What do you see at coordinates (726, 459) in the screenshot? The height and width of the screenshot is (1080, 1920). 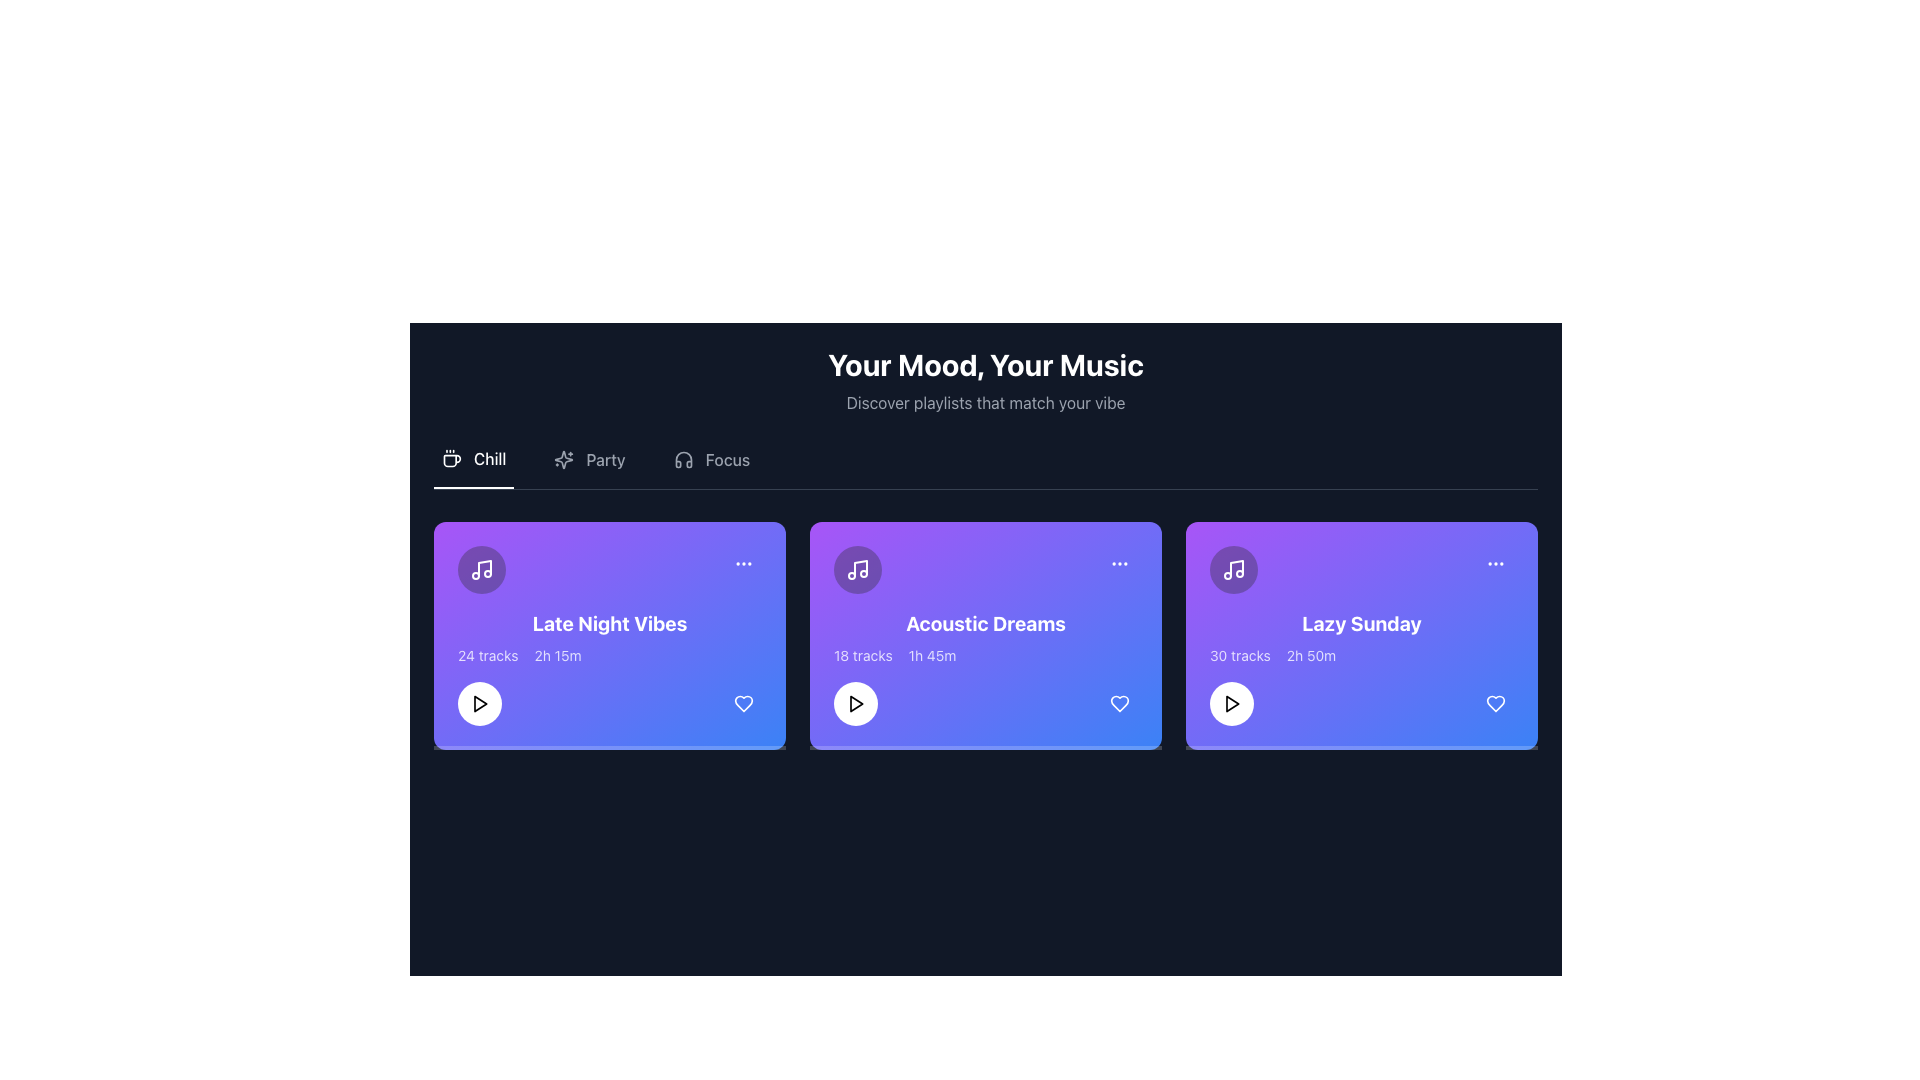 I see `the 'Focus' text label, which is the third menu item in a horizontal navigation bar` at bounding box center [726, 459].